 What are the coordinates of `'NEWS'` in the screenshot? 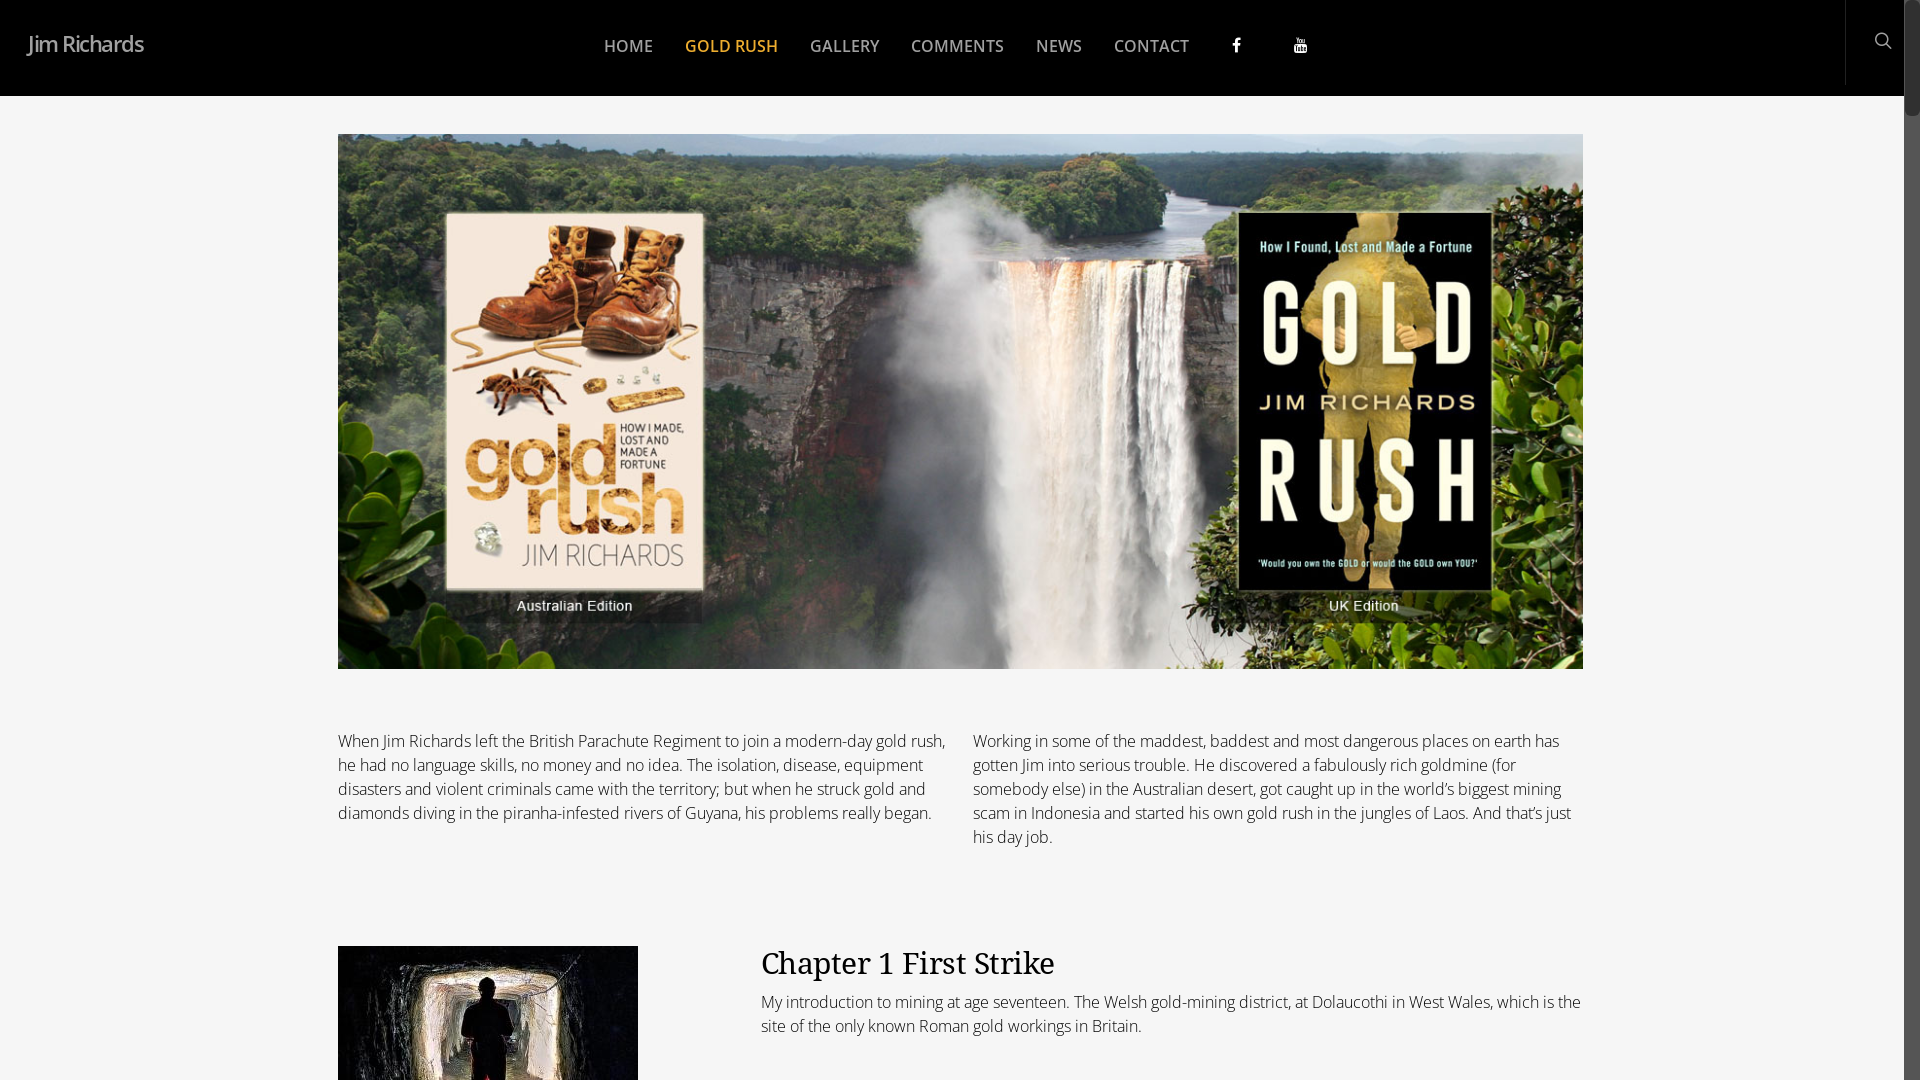 It's located at (1056, 59).